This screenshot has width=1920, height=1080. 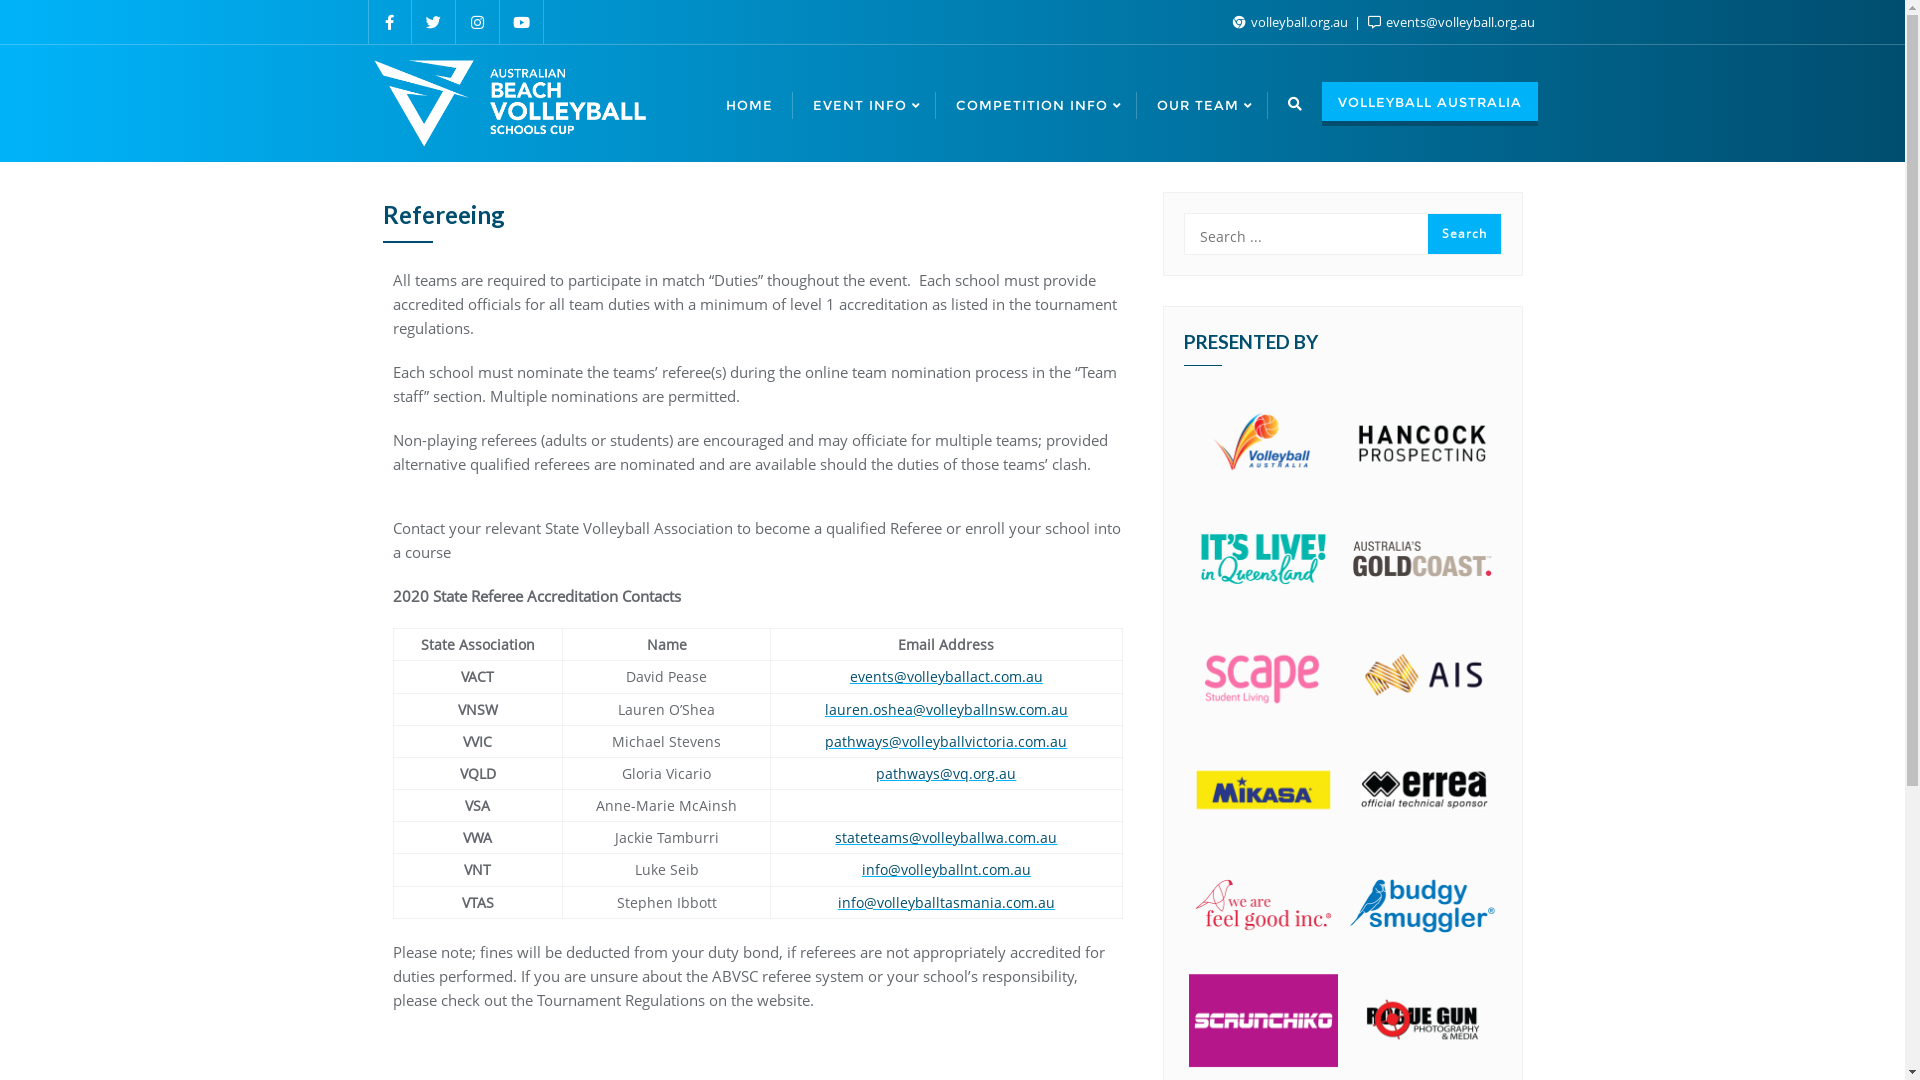 I want to click on 'stateteams@volleyballwa.com.au', so click(x=944, y=837).